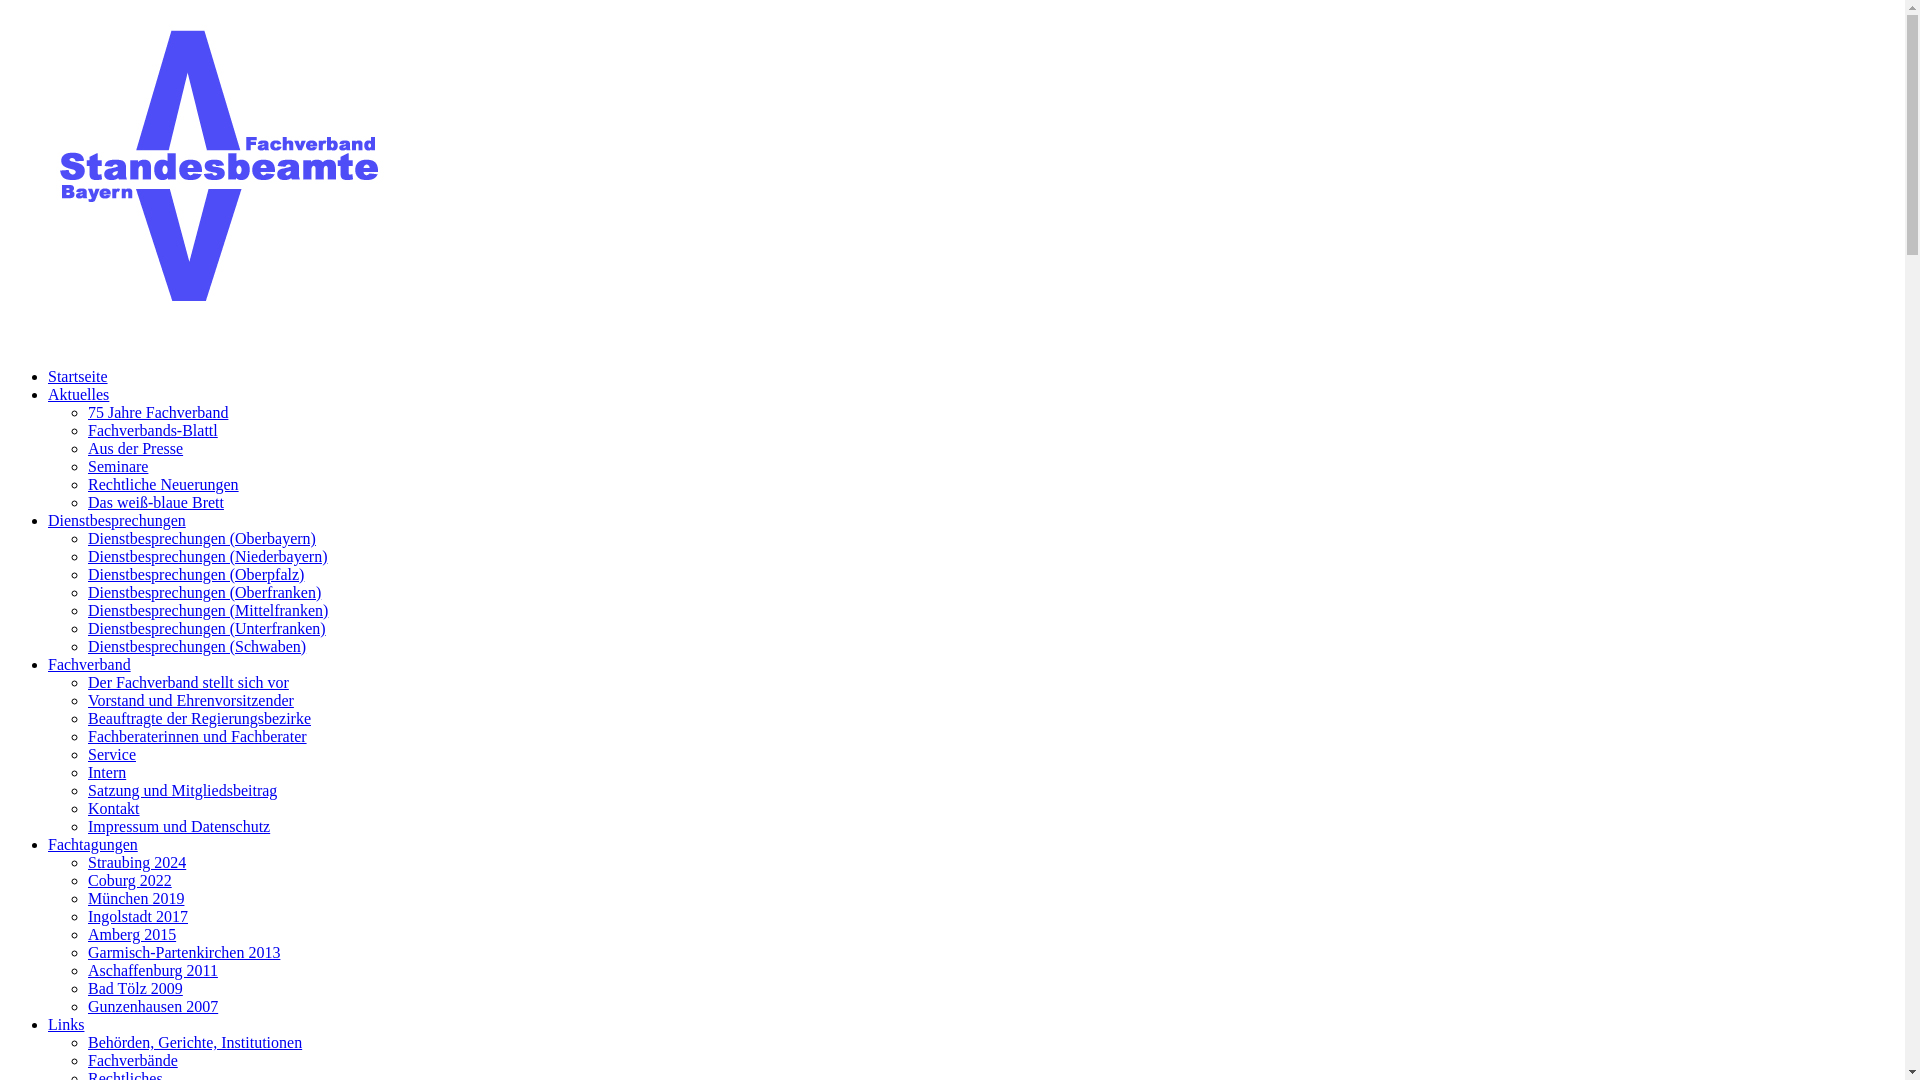 The width and height of the screenshot is (1920, 1080). What do you see at coordinates (77, 376) in the screenshot?
I see `'Startseite'` at bounding box center [77, 376].